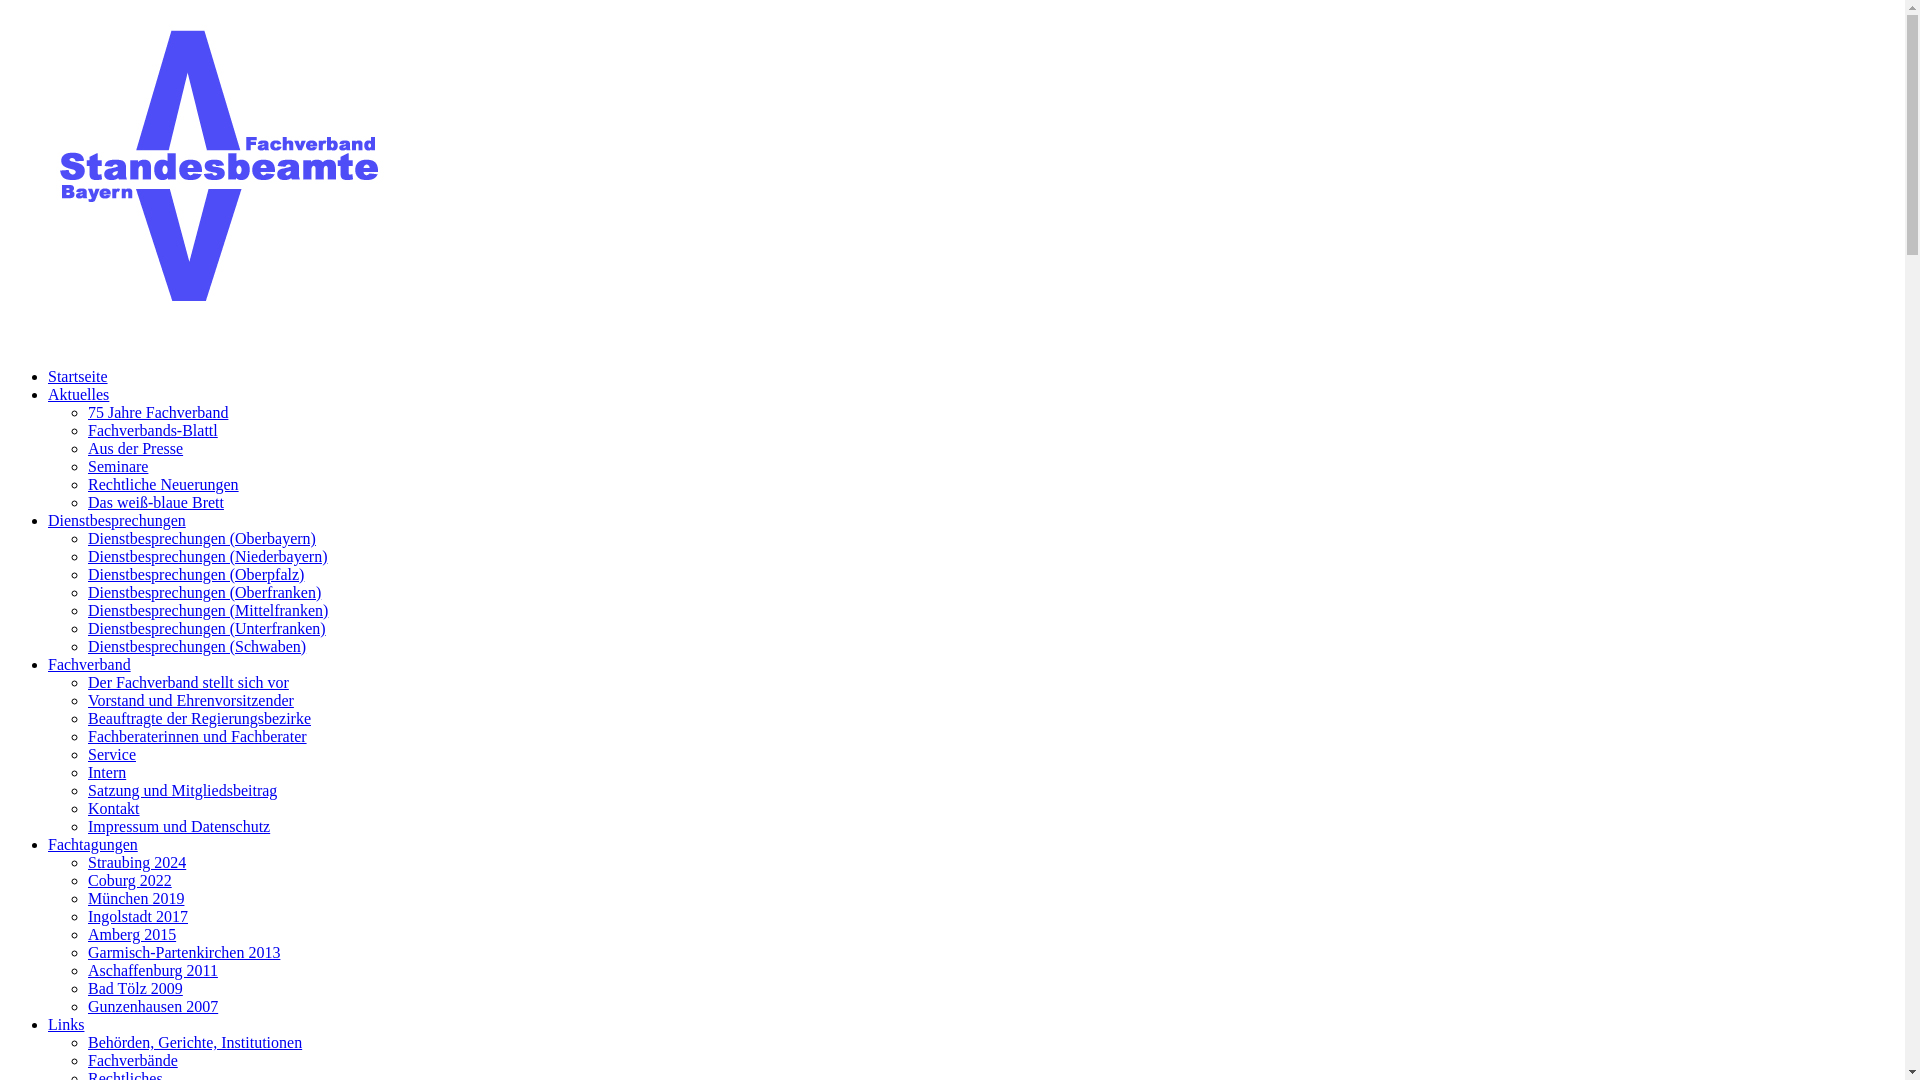 The width and height of the screenshot is (1920, 1080). What do you see at coordinates (77, 376) in the screenshot?
I see `'Startseite'` at bounding box center [77, 376].